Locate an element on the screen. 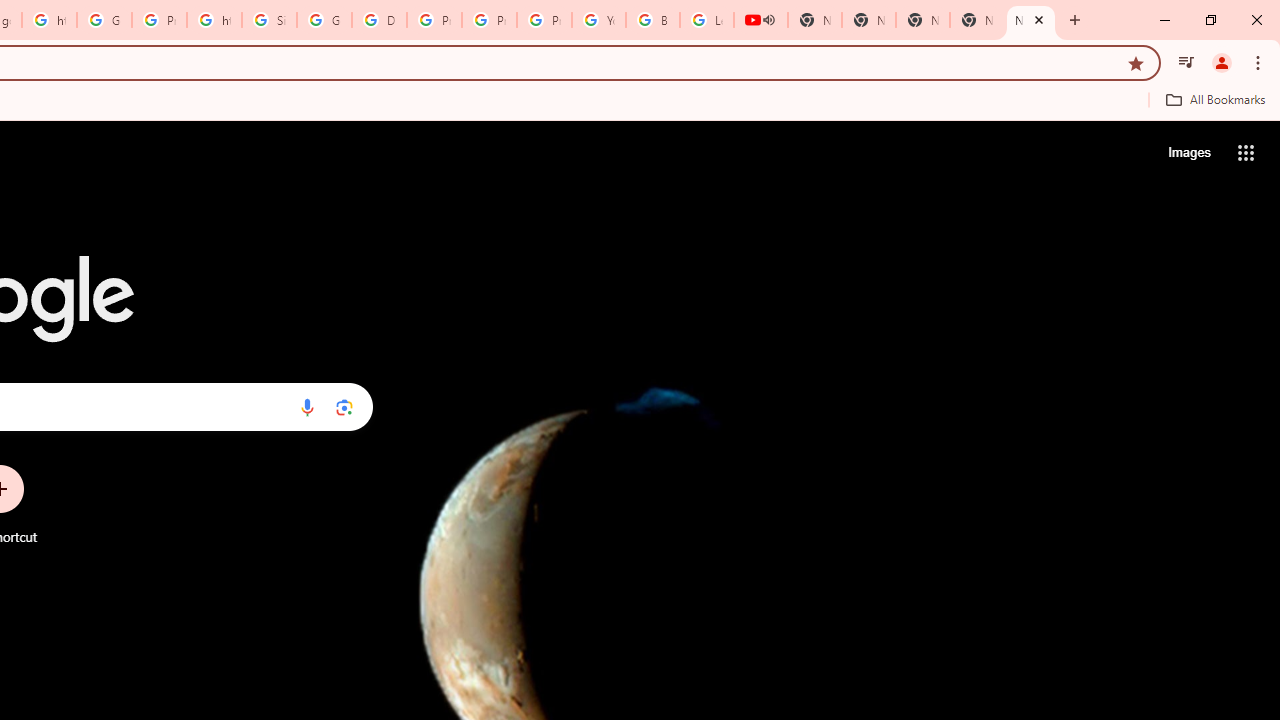 Image resolution: width=1280 pixels, height=720 pixels. 'Privacy Help Center - Policies Help' is located at coordinates (489, 20).